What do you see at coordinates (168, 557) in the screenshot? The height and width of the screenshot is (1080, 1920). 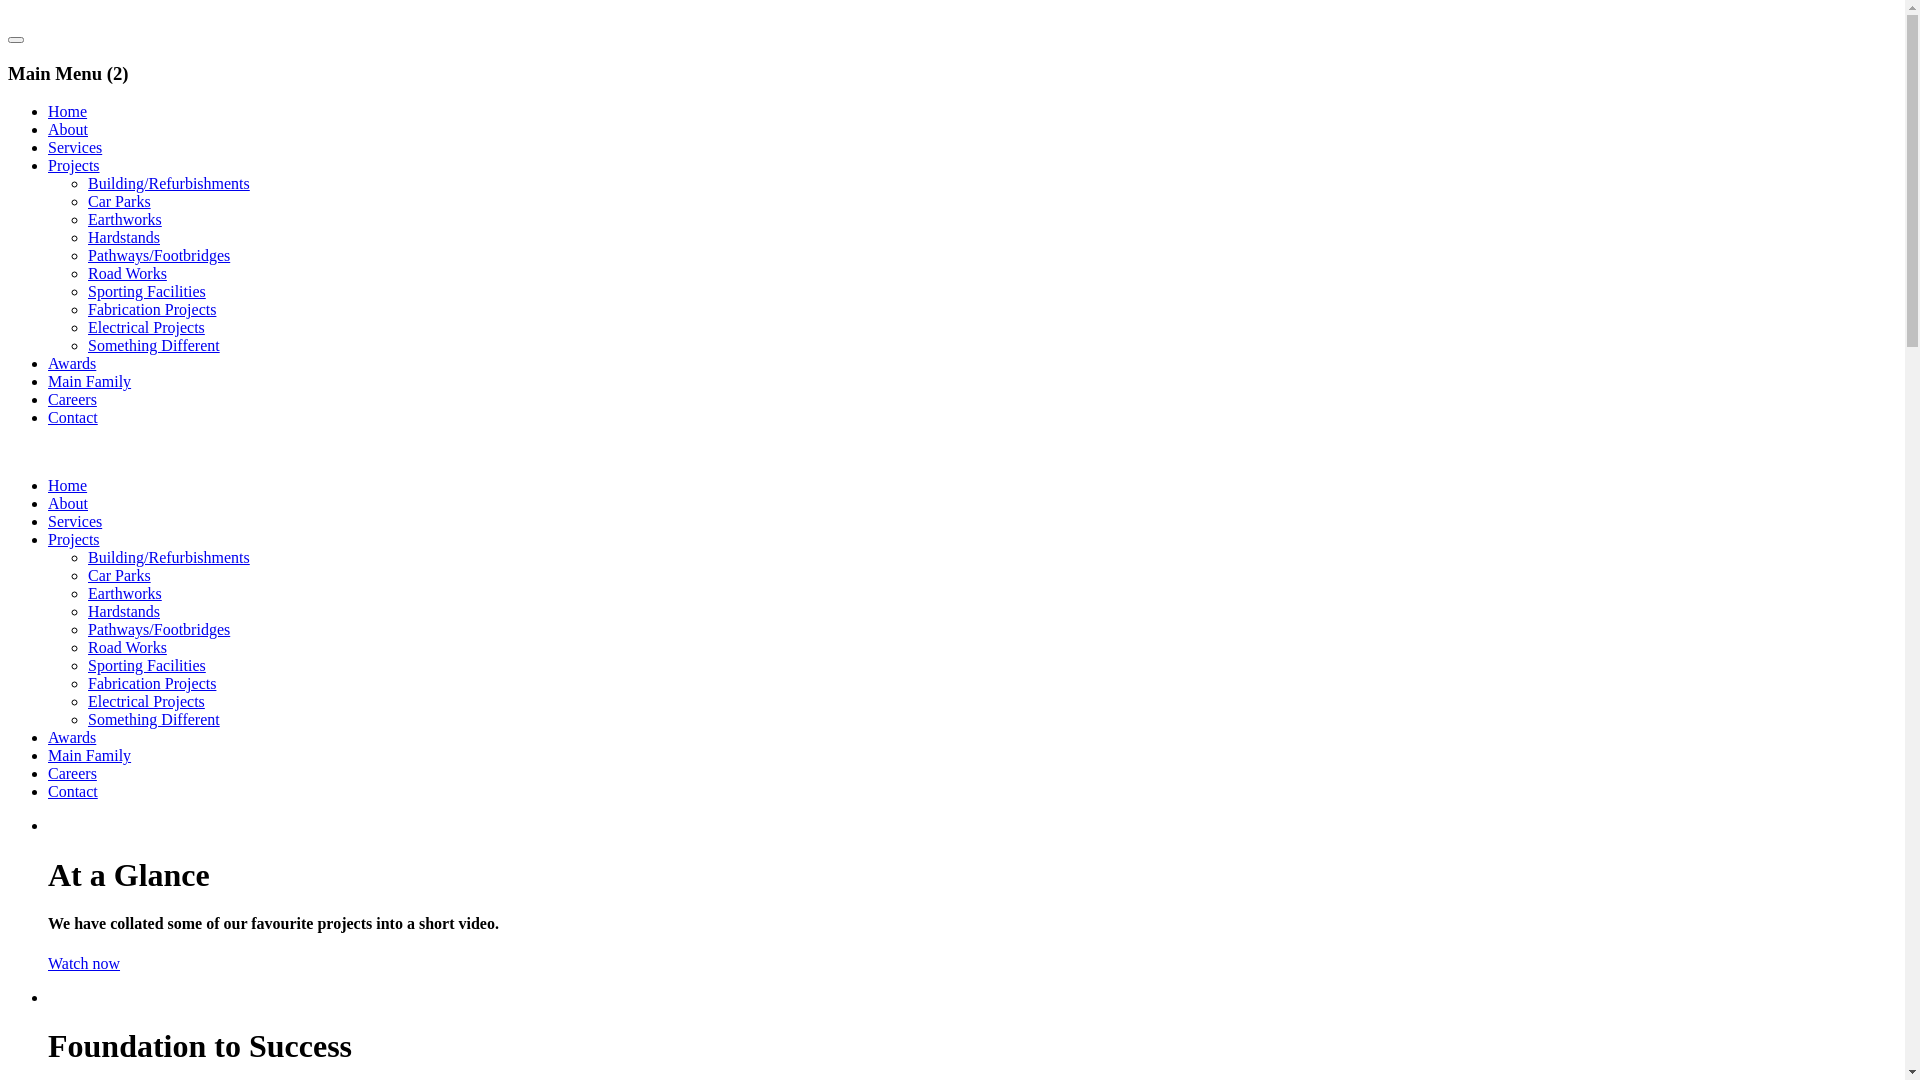 I see `'Building/Refurbishments'` at bounding box center [168, 557].